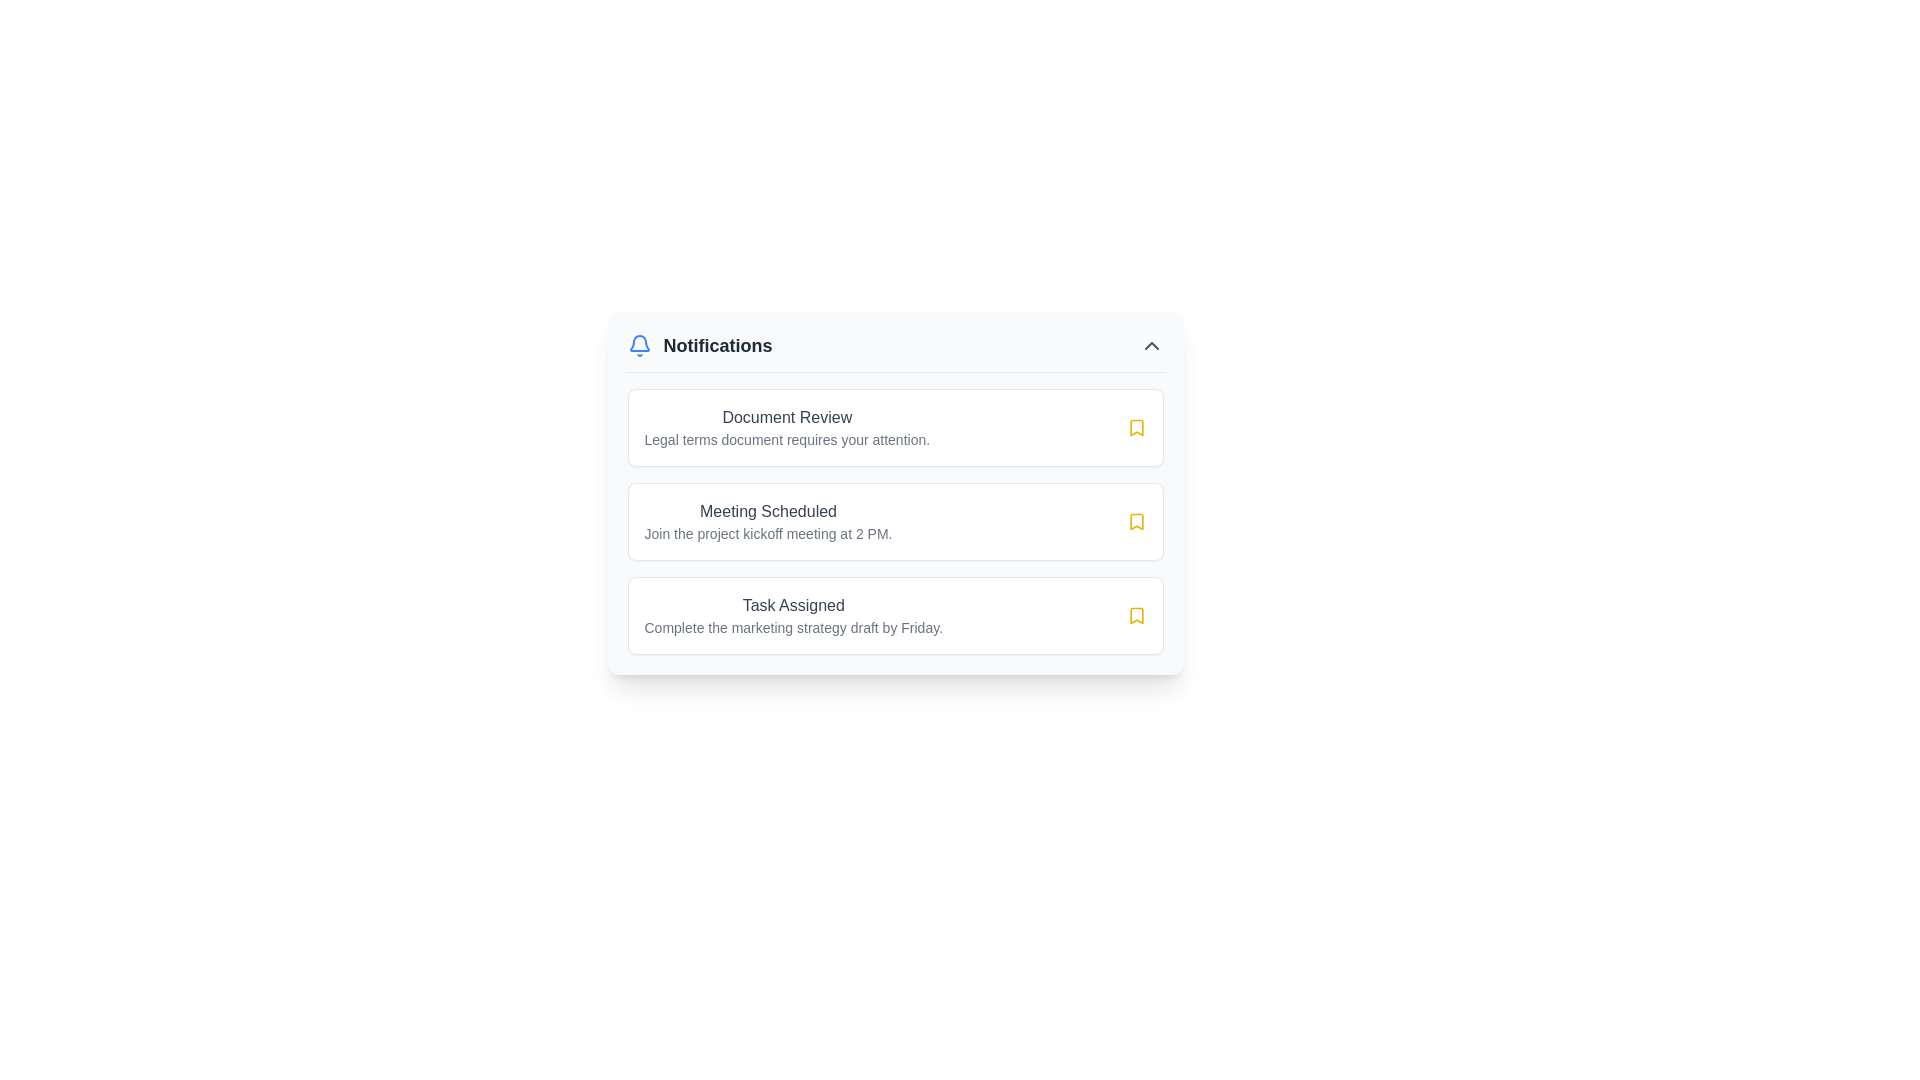  Describe the element at coordinates (718, 345) in the screenshot. I see `the text label that serves as the header for the notification panel, located to the right of the blue bell icon` at that location.